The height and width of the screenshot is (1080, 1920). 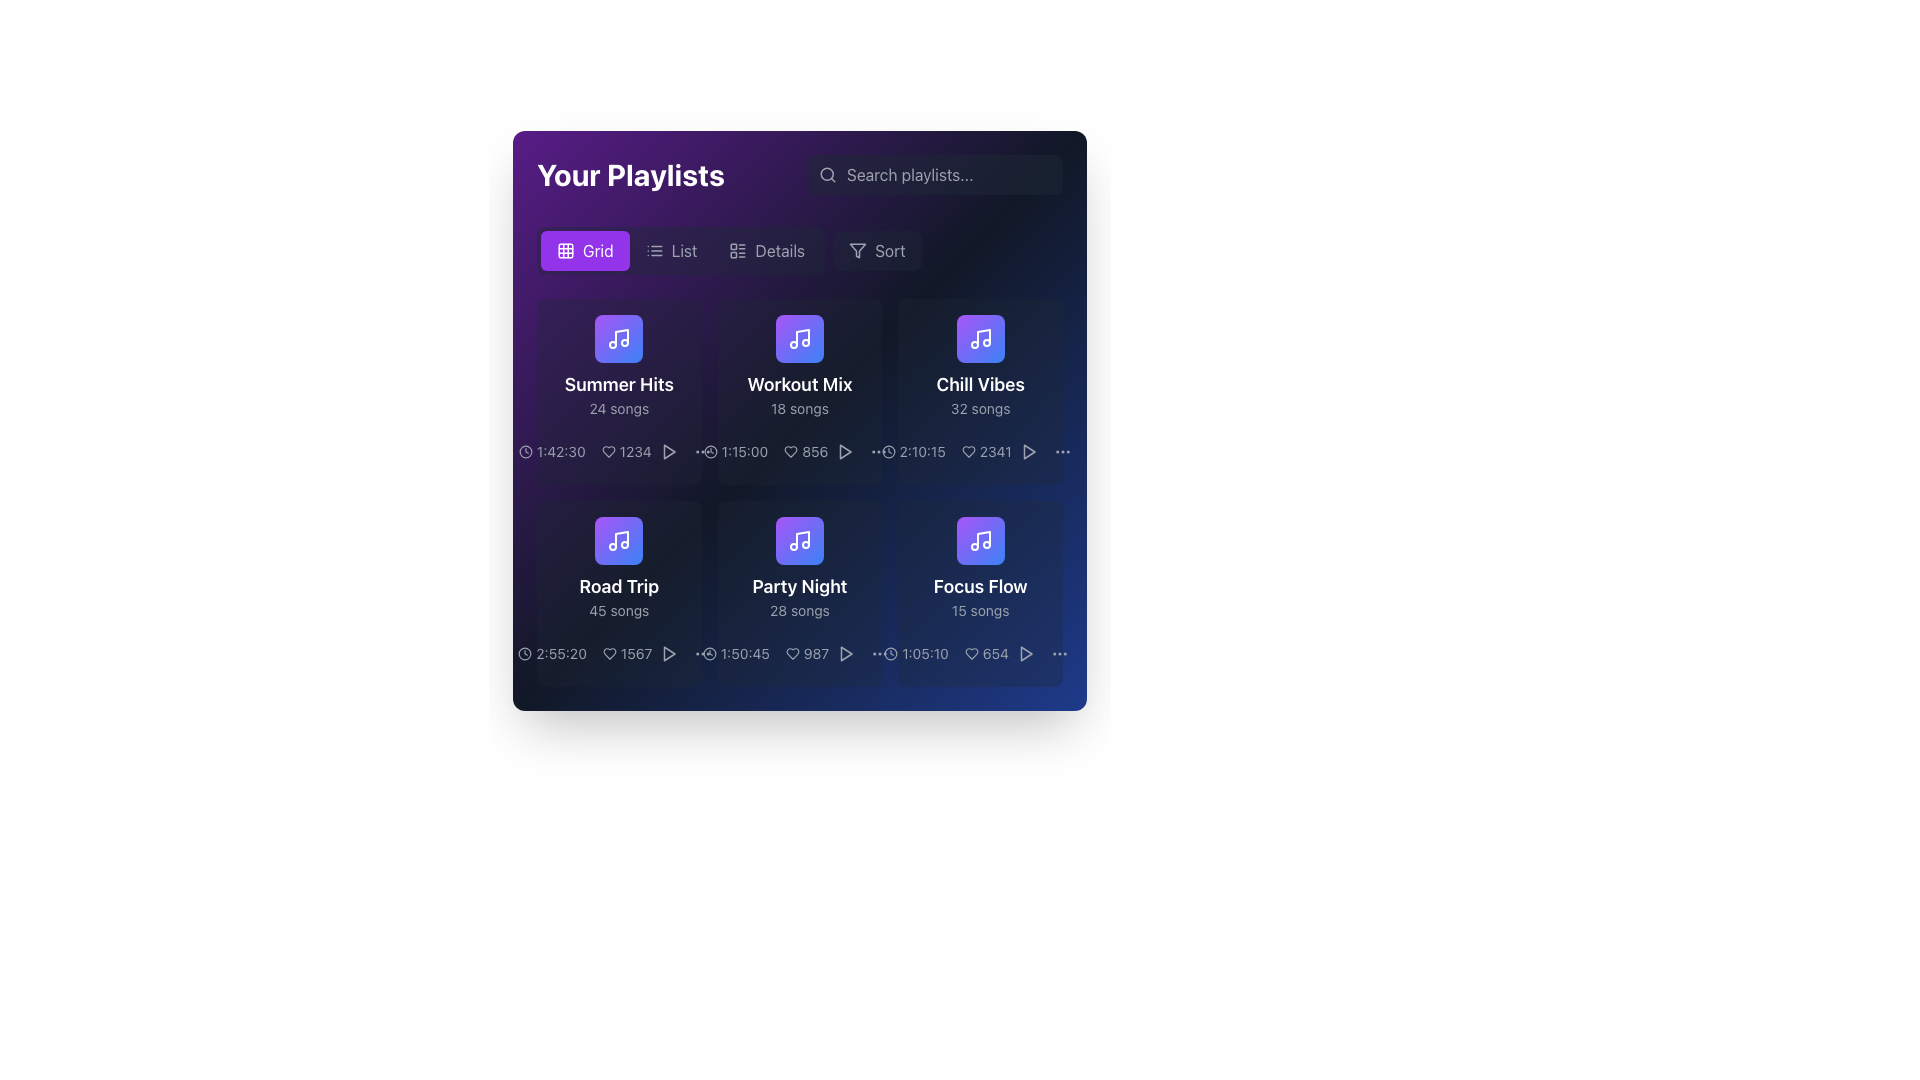 I want to click on the third button in the bottom-right corner of the 'Focus Flow' playlist card, so click(x=880, y=654).